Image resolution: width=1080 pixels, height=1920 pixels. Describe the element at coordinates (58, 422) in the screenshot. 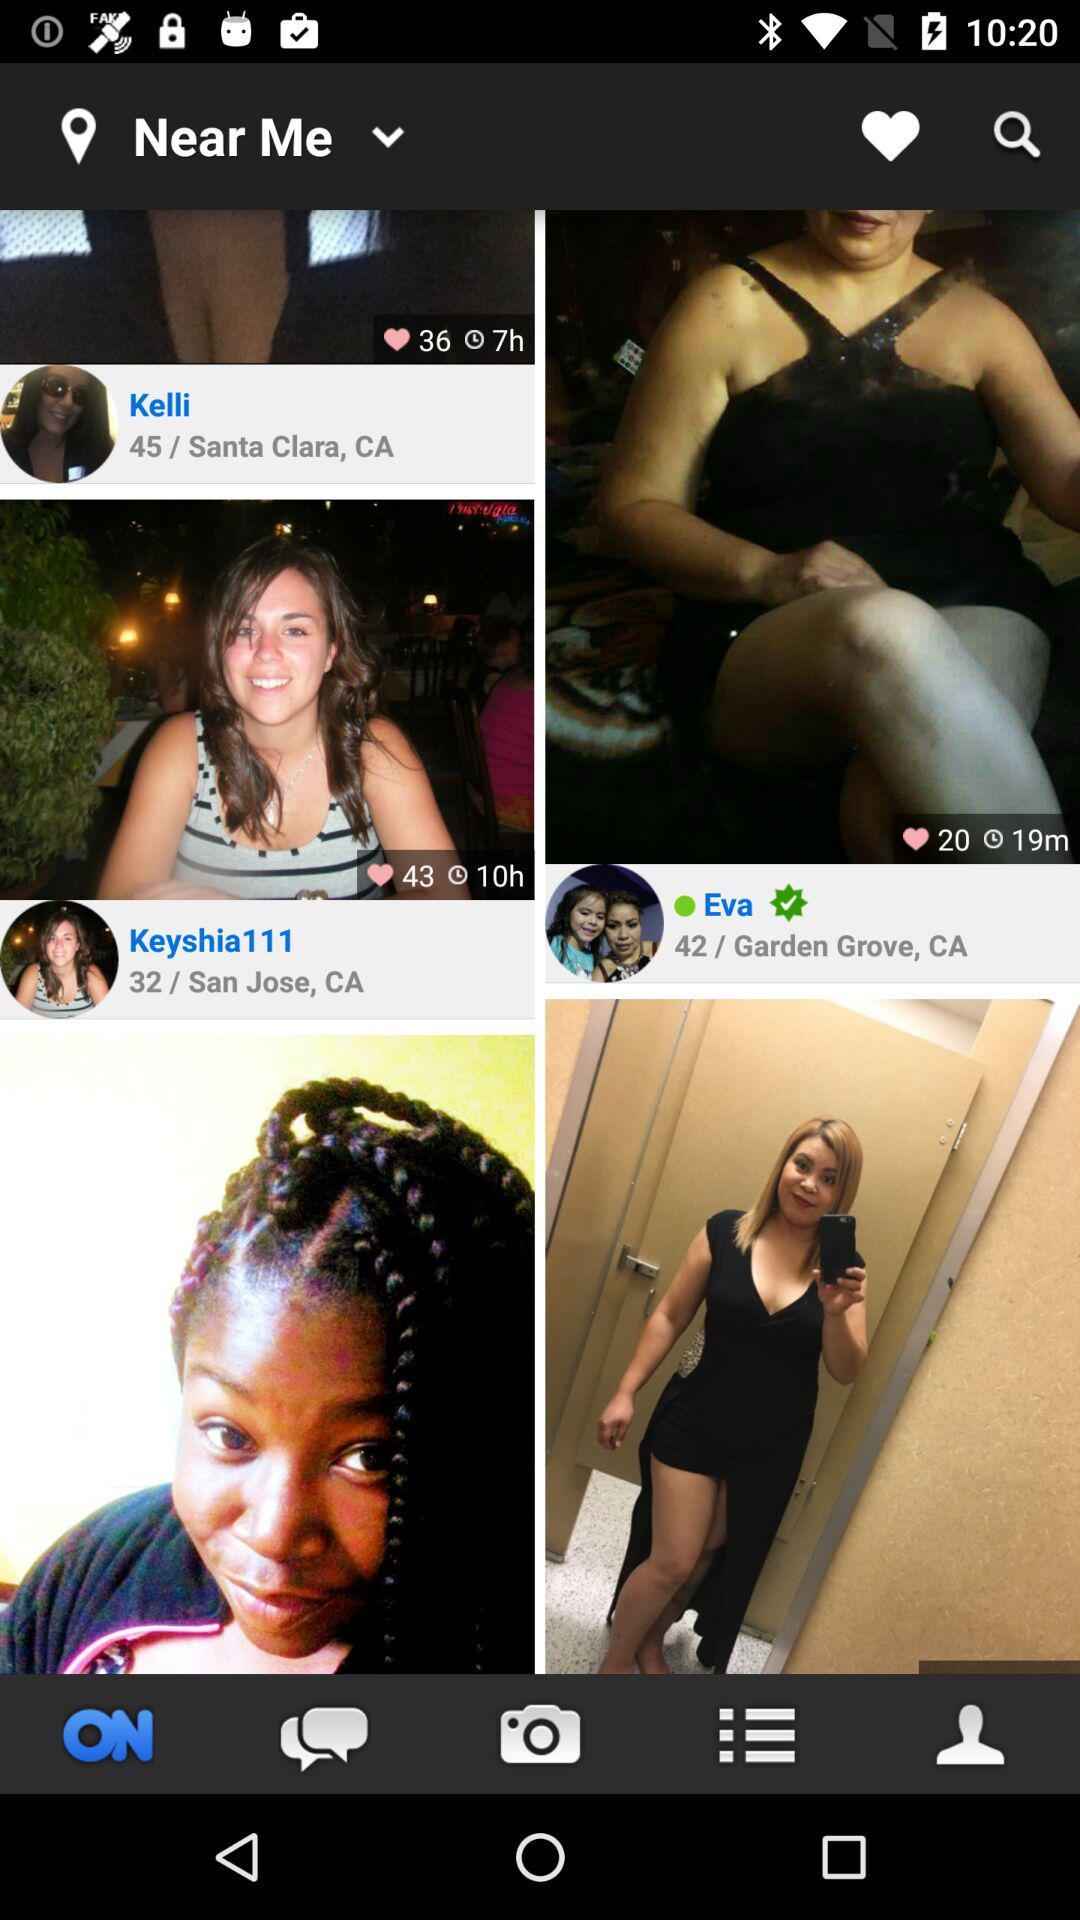

I see `friend profile image` at that location.